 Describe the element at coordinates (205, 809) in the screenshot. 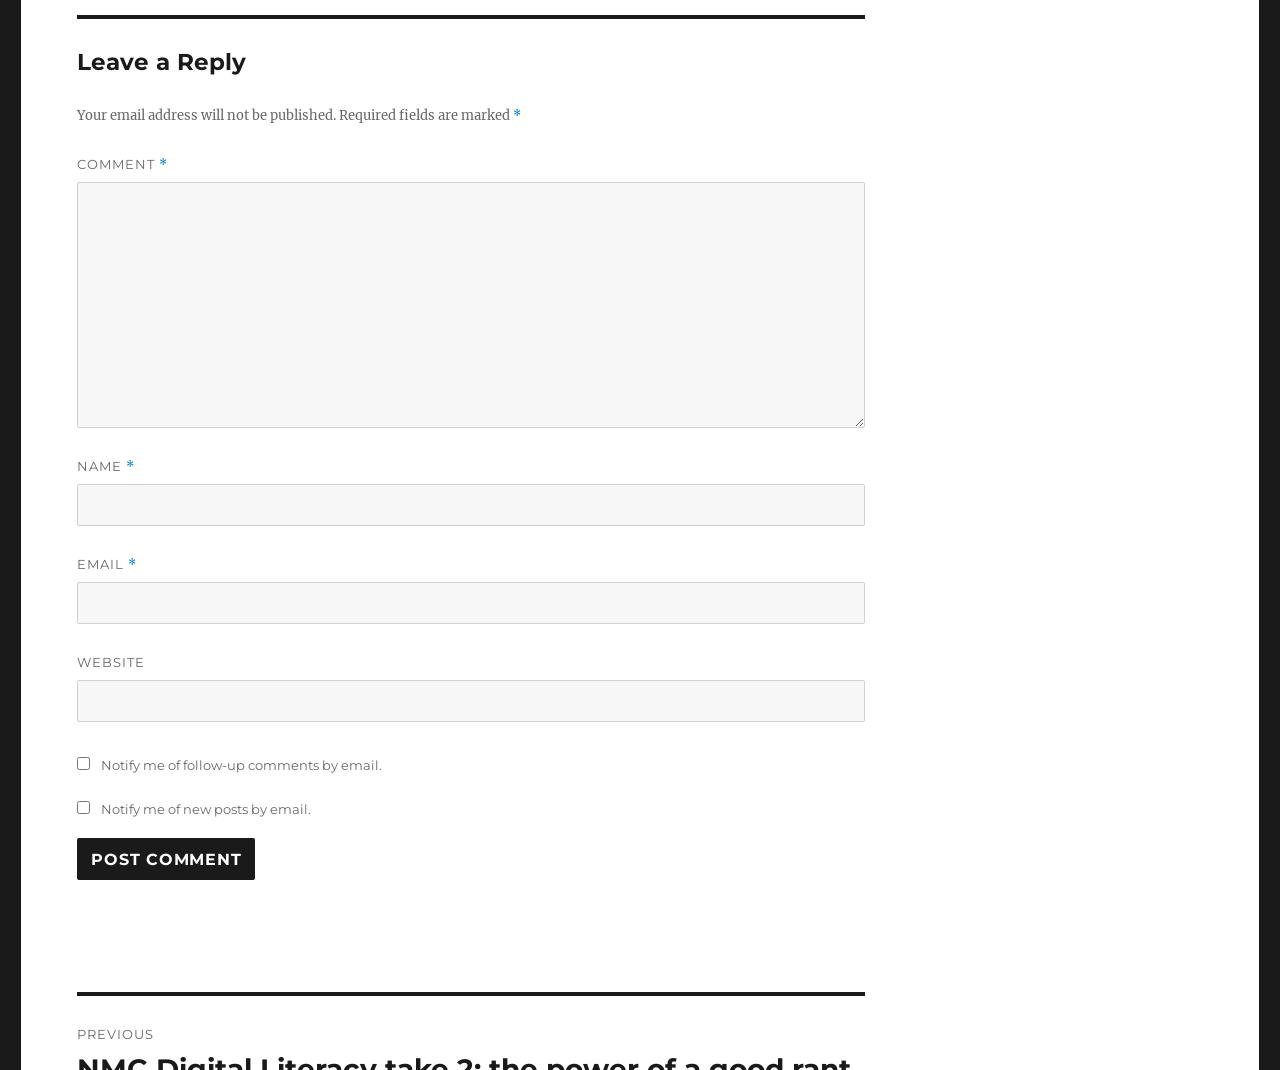

I see `'Notify me of new posts by email.'` at that location.